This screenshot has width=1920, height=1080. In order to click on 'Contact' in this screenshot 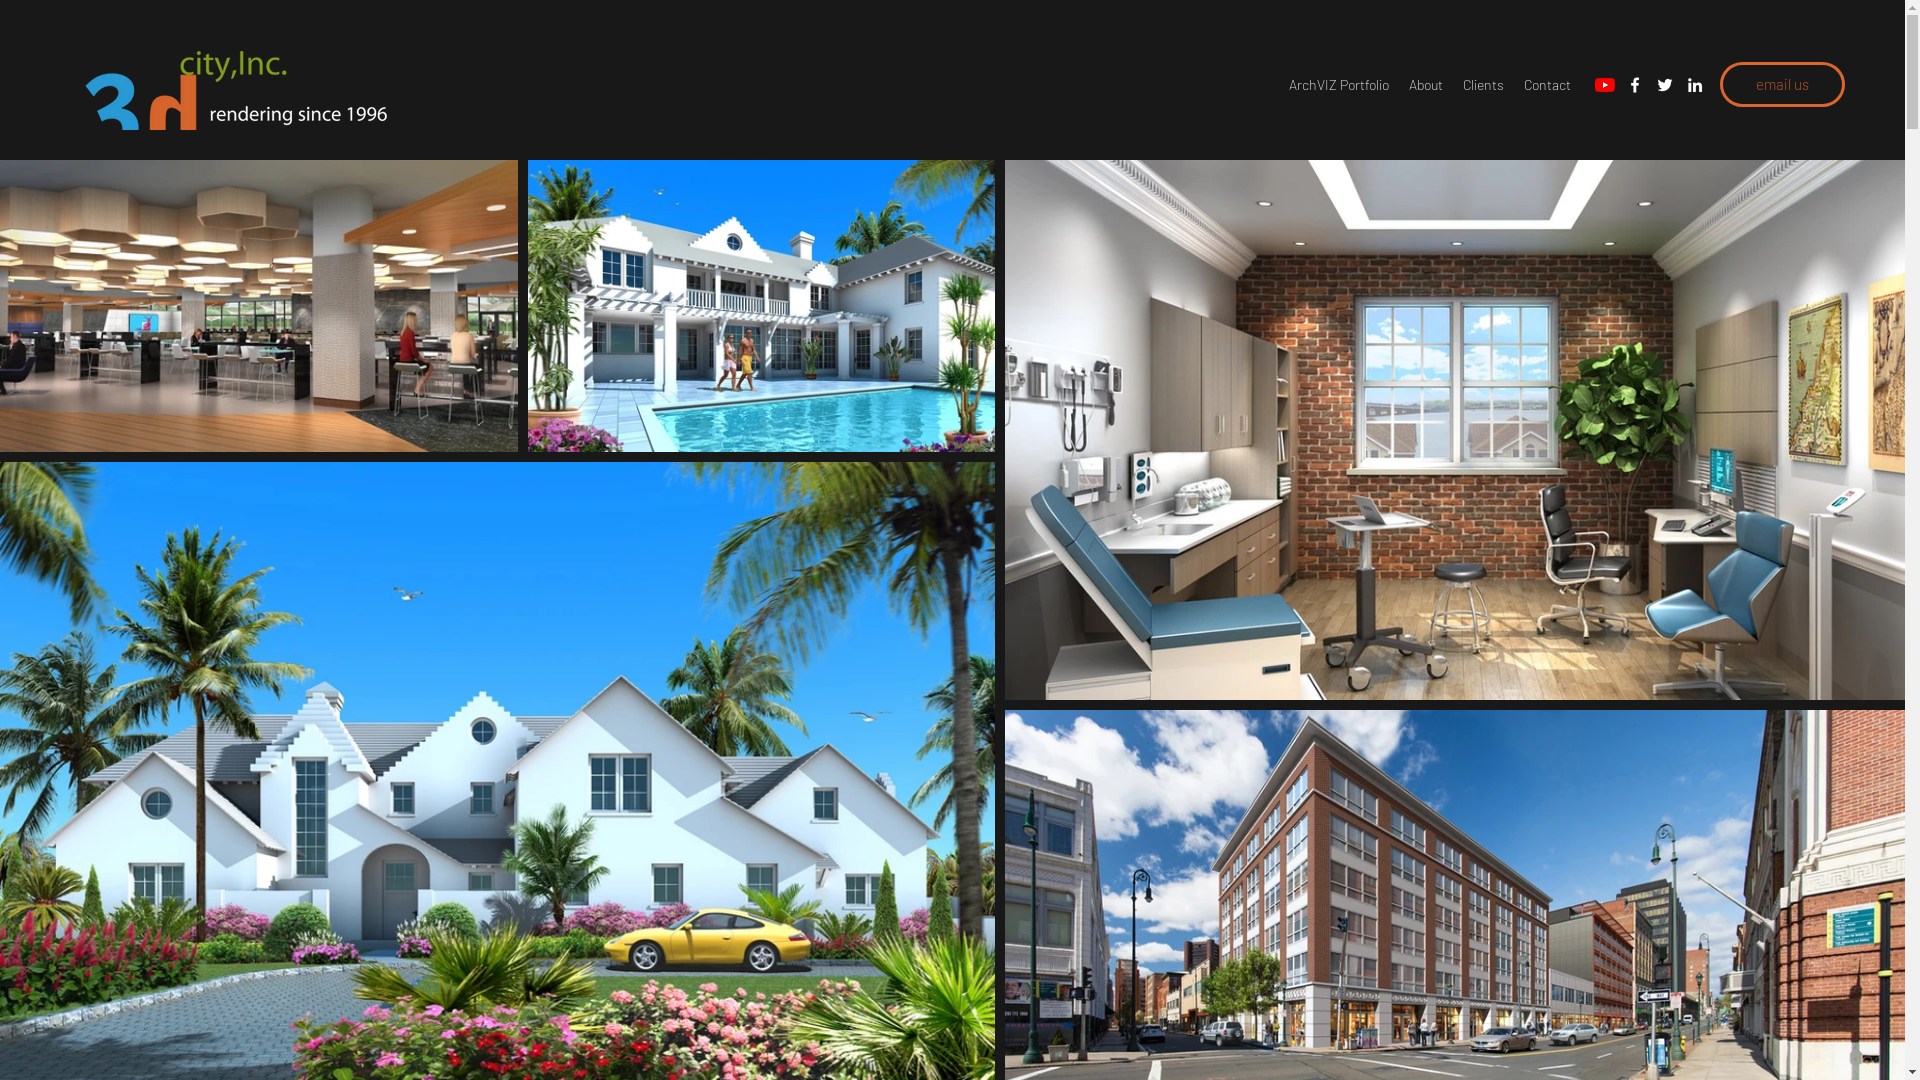, I will do `click(1546, 83)`.